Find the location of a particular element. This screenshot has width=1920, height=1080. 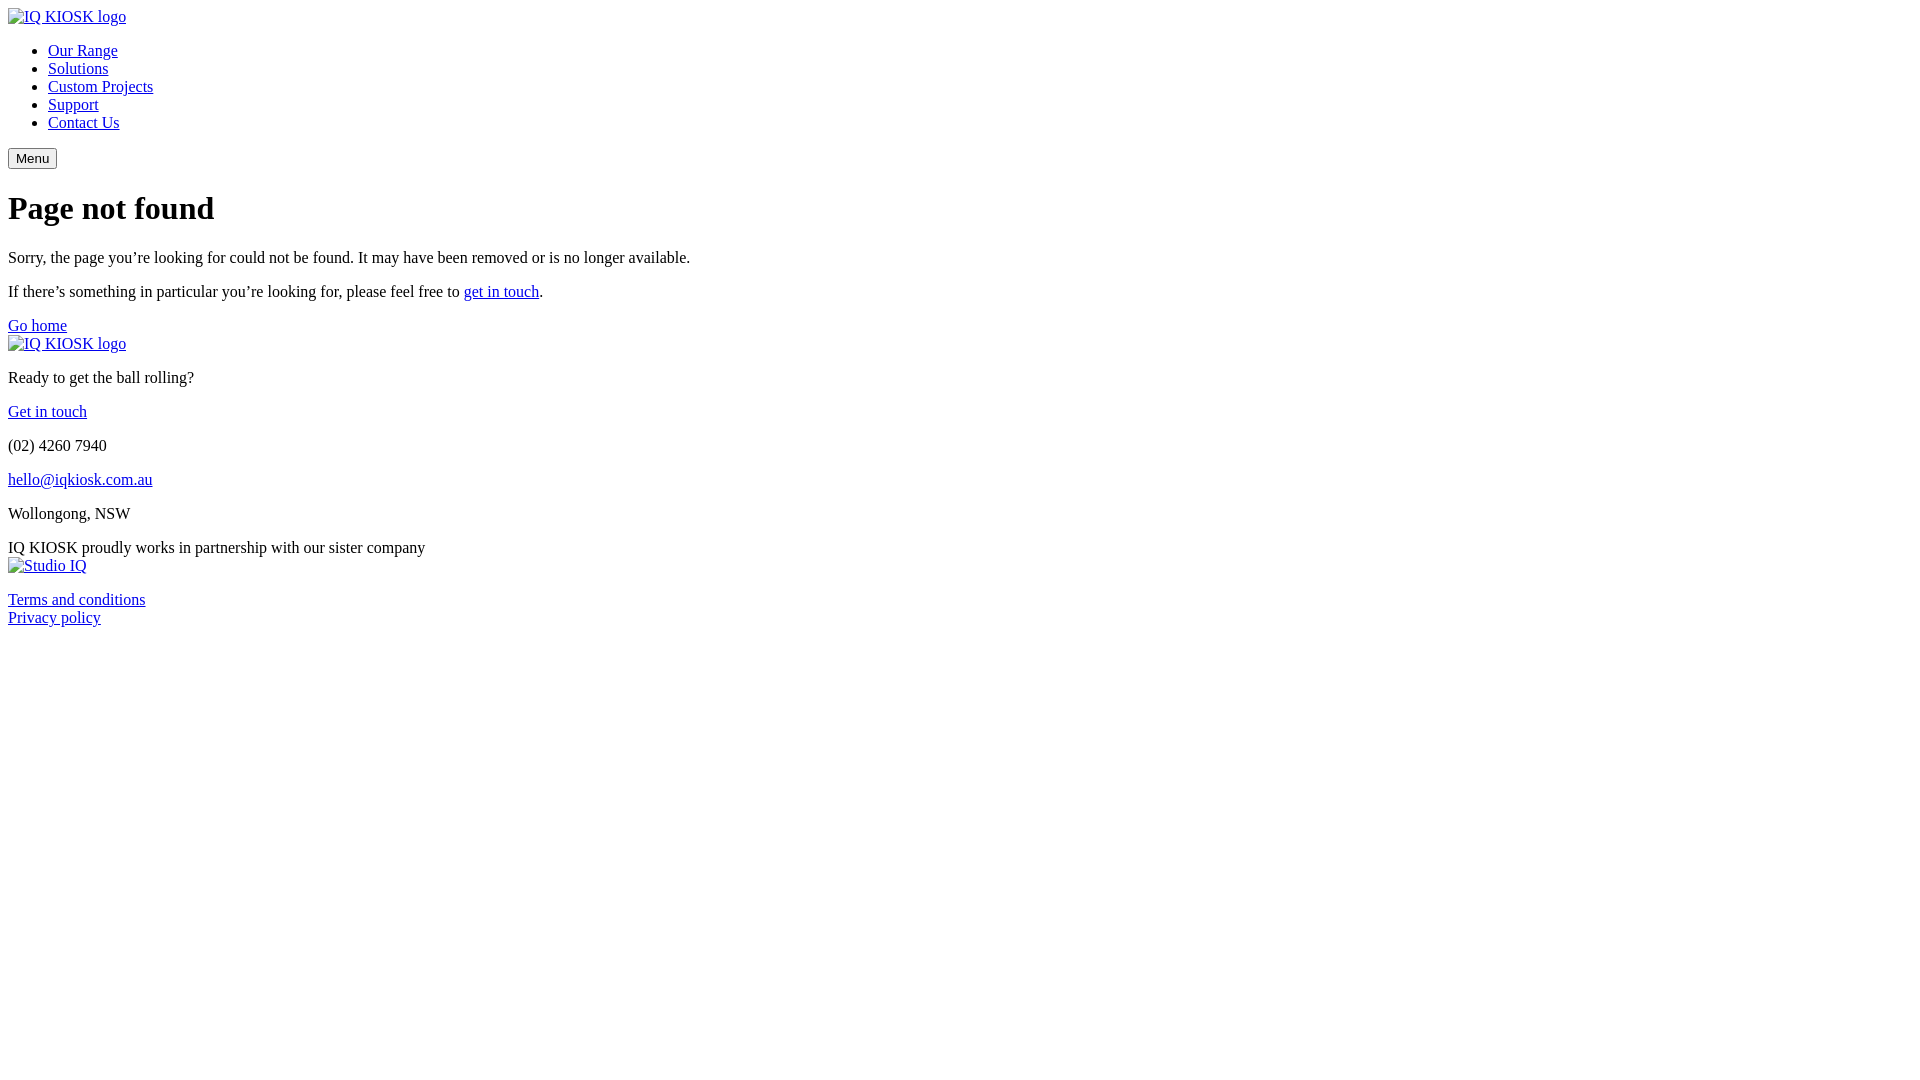

'Contact Us' is located at coordinates (82, 122).